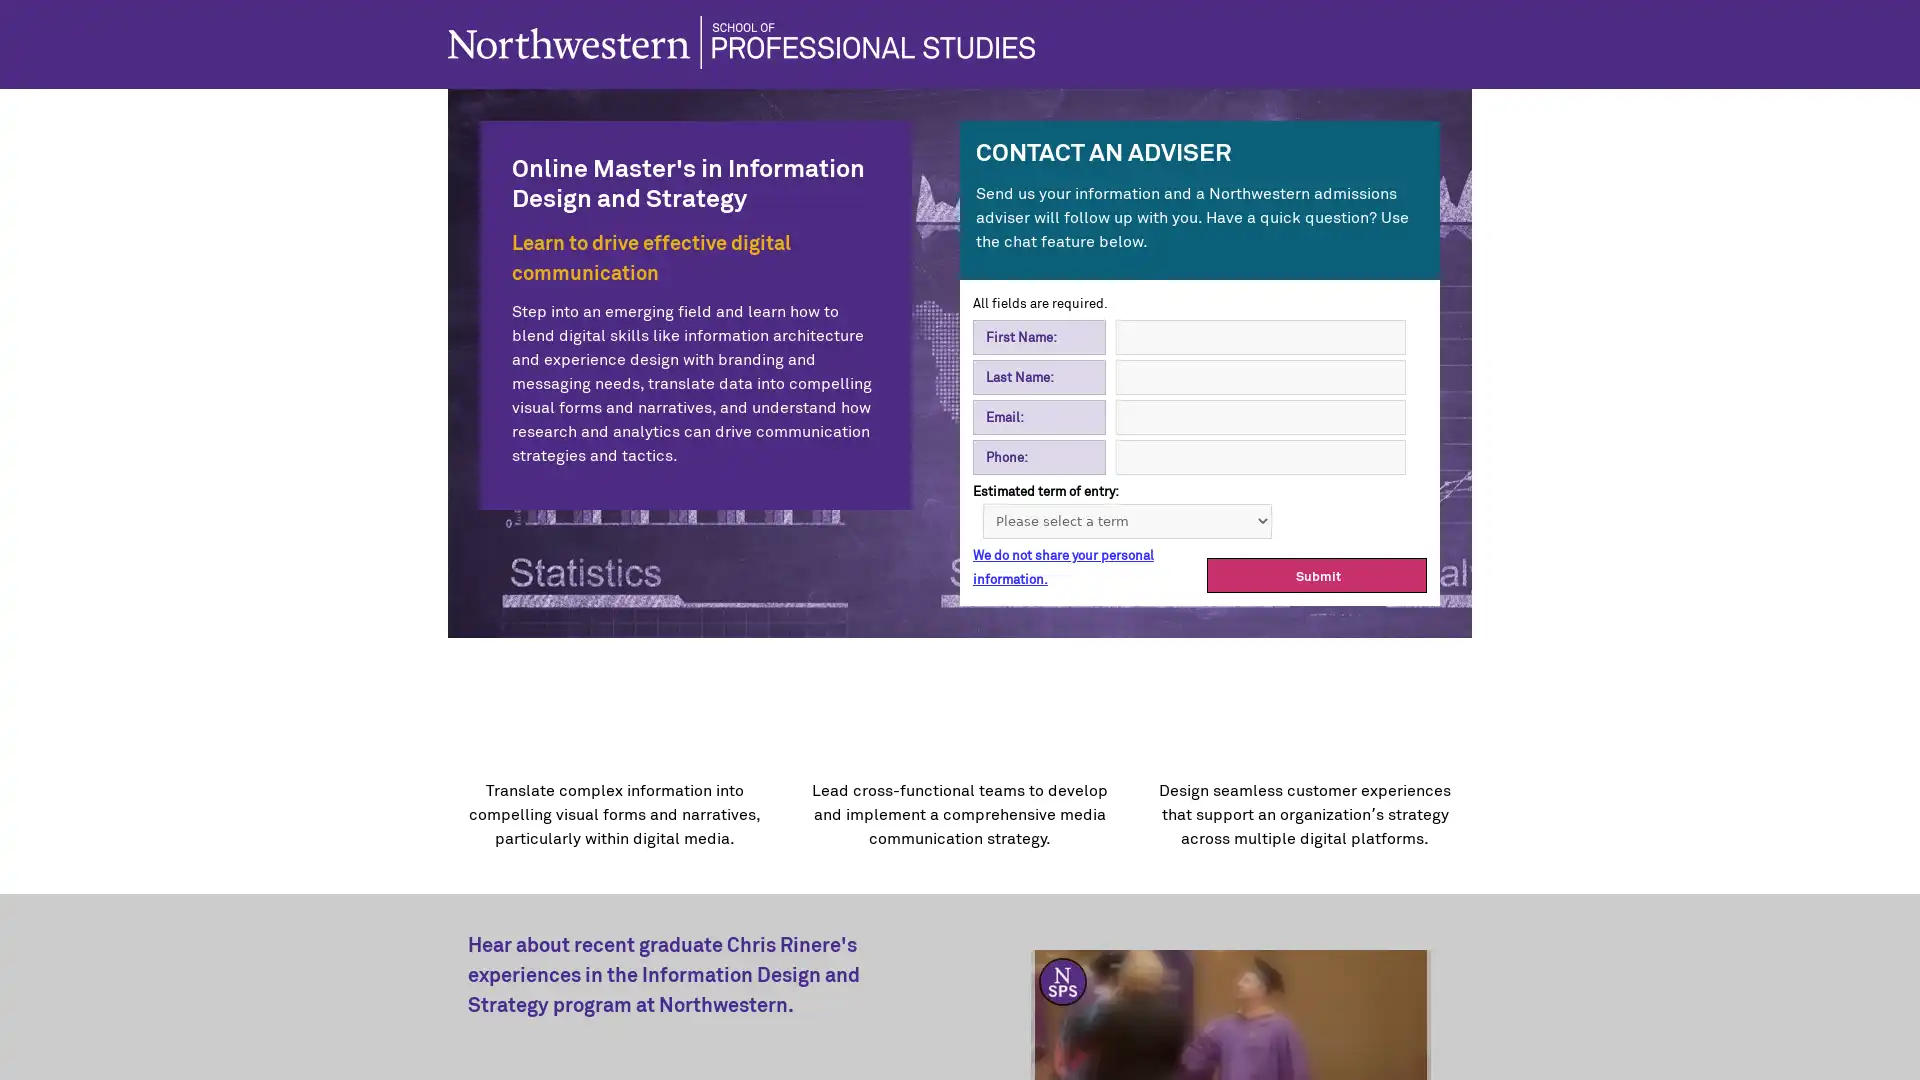 This screenshot has width=1920, height=1080. I want to click on Submit, so click(1316, 575).